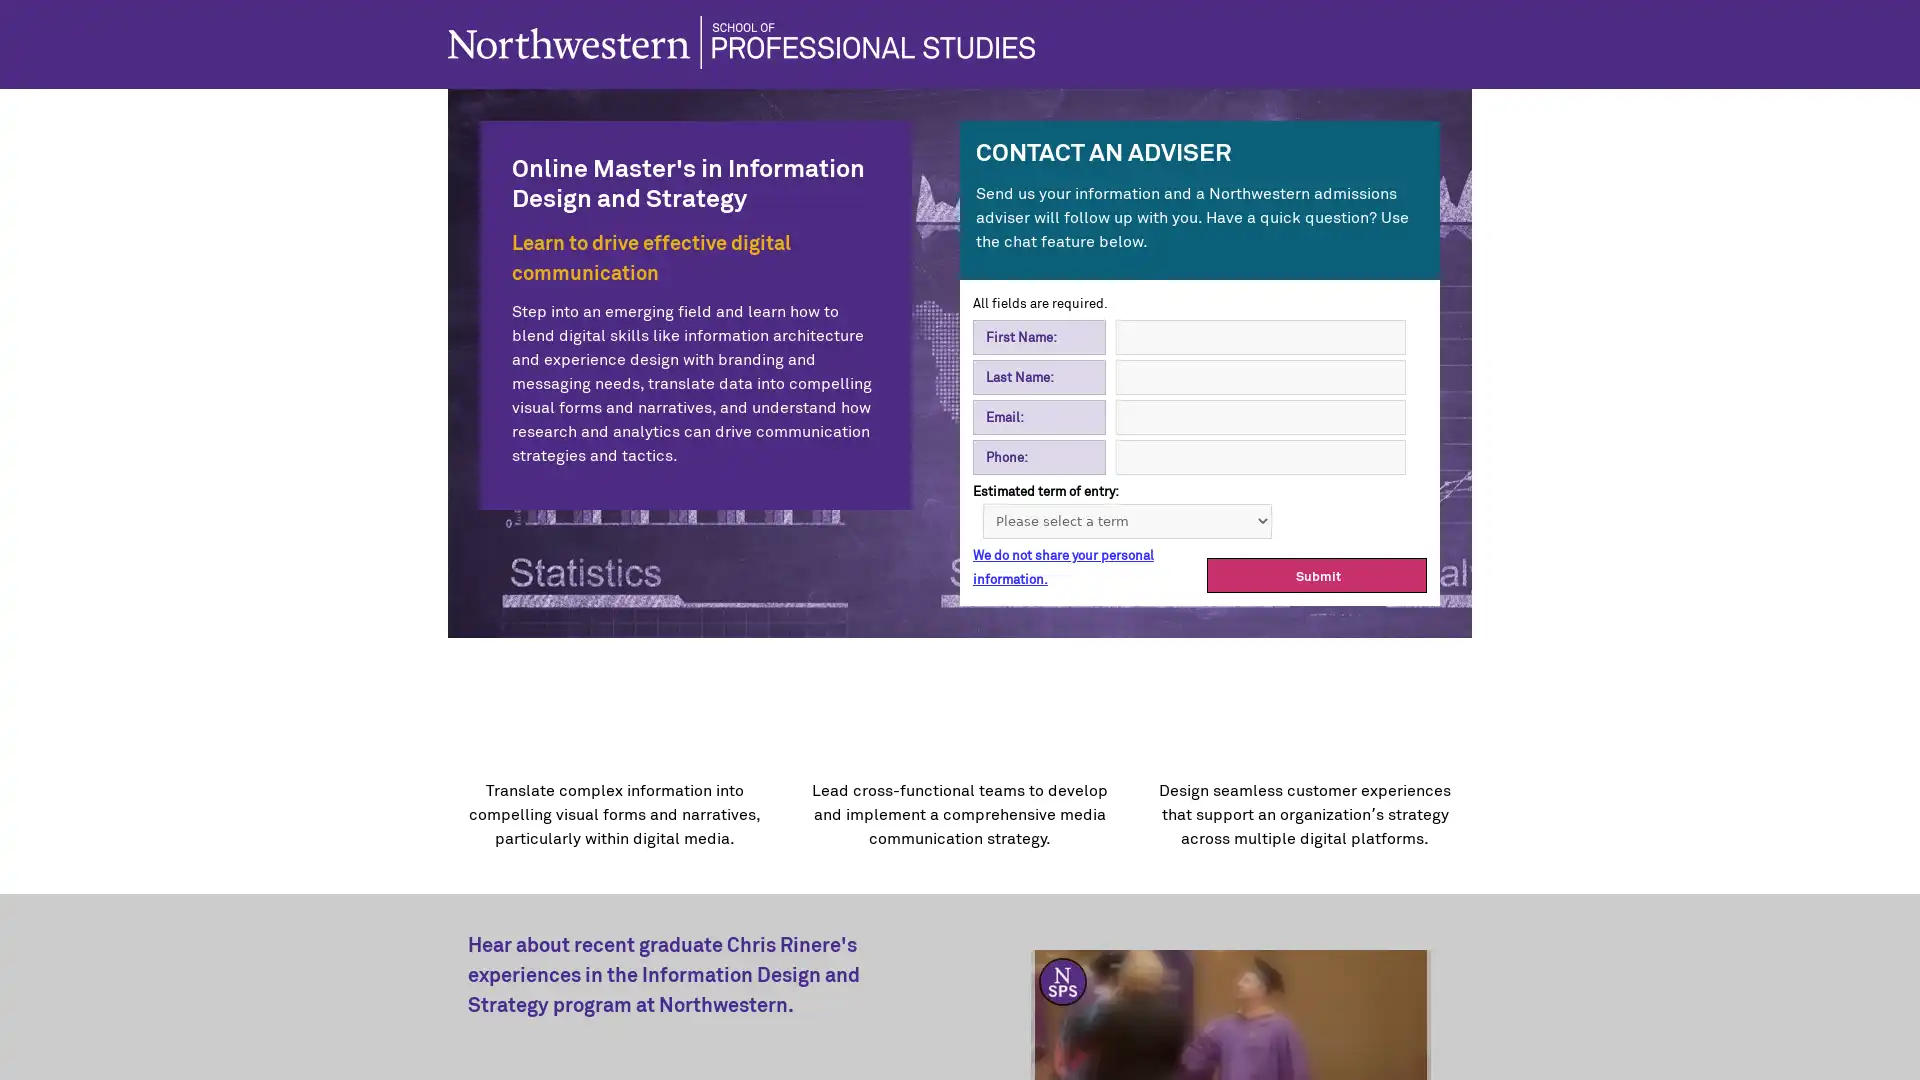 This screenshot has width=1920, height=1080. I want to click on Submit, so click(1316, 575).